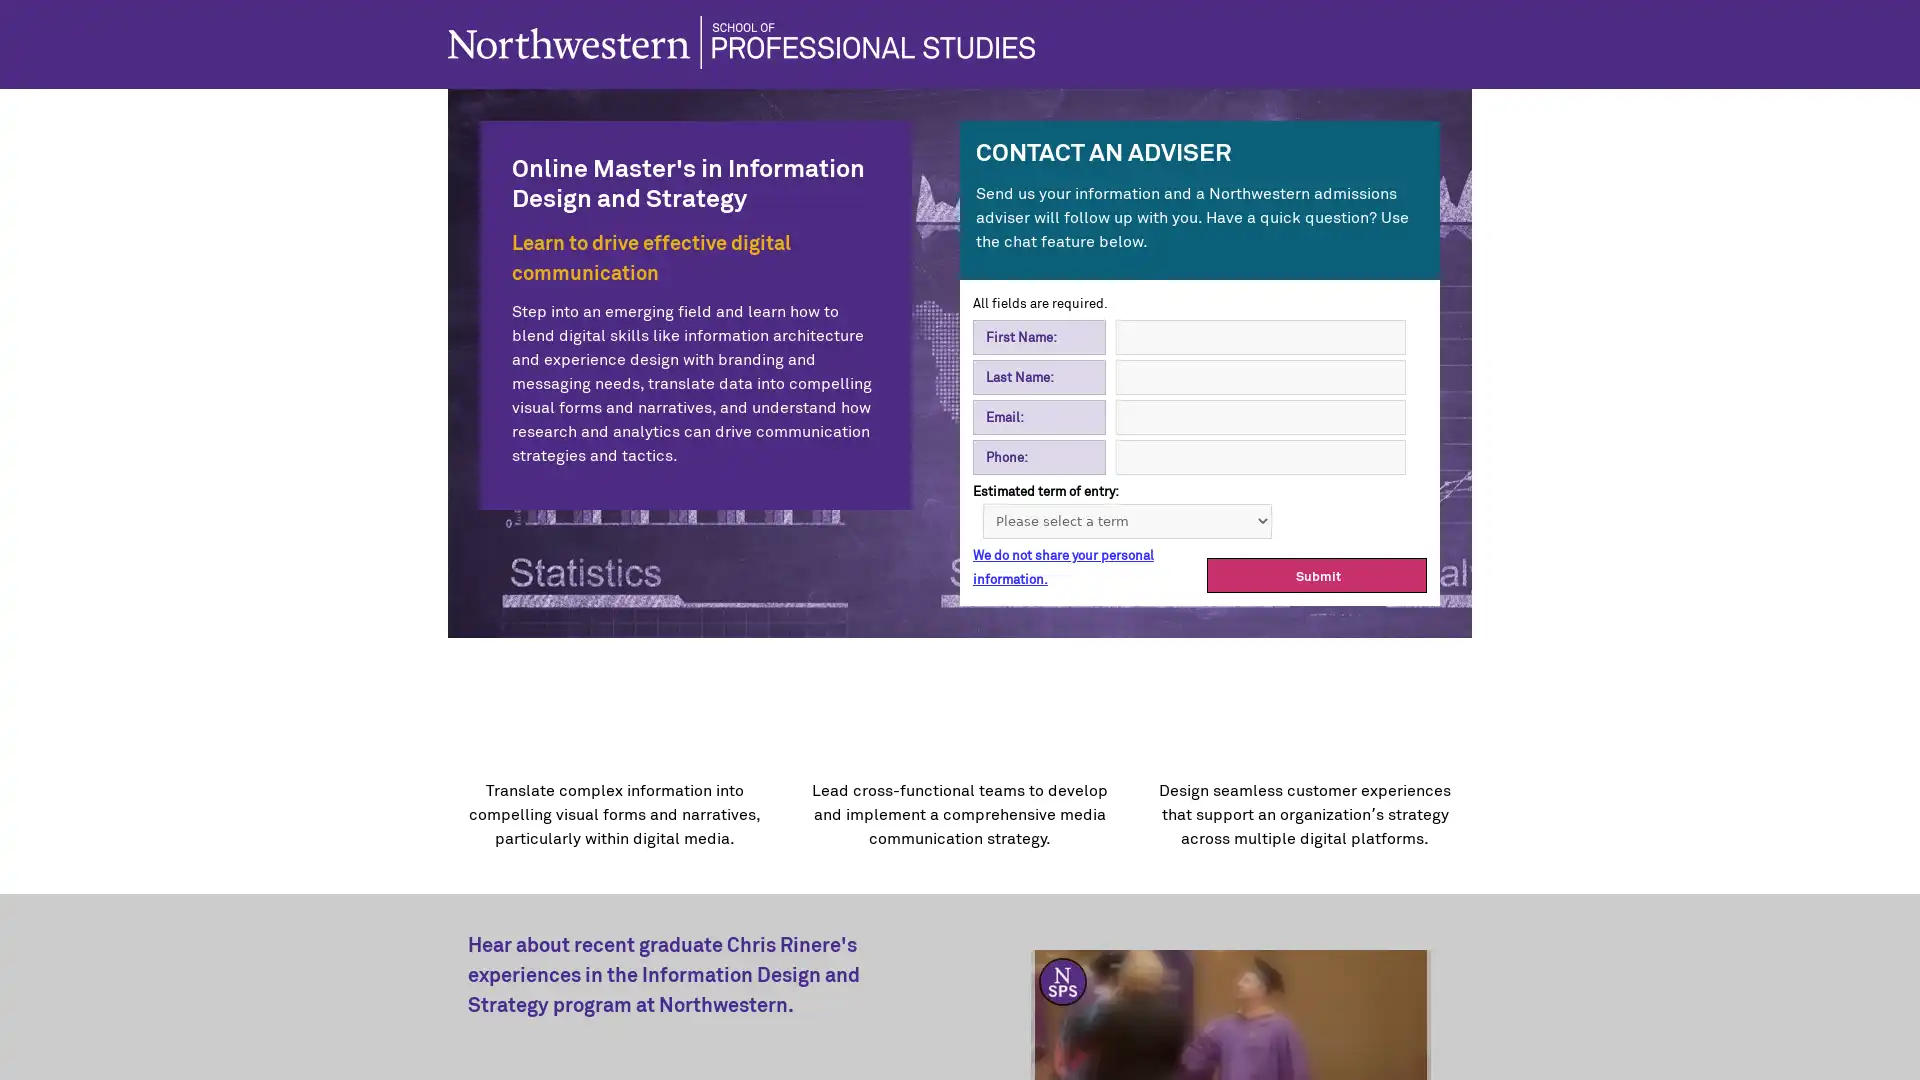 This screenshot has width=1920, height=1080. I want to click on Submit, so click(1316, 575).